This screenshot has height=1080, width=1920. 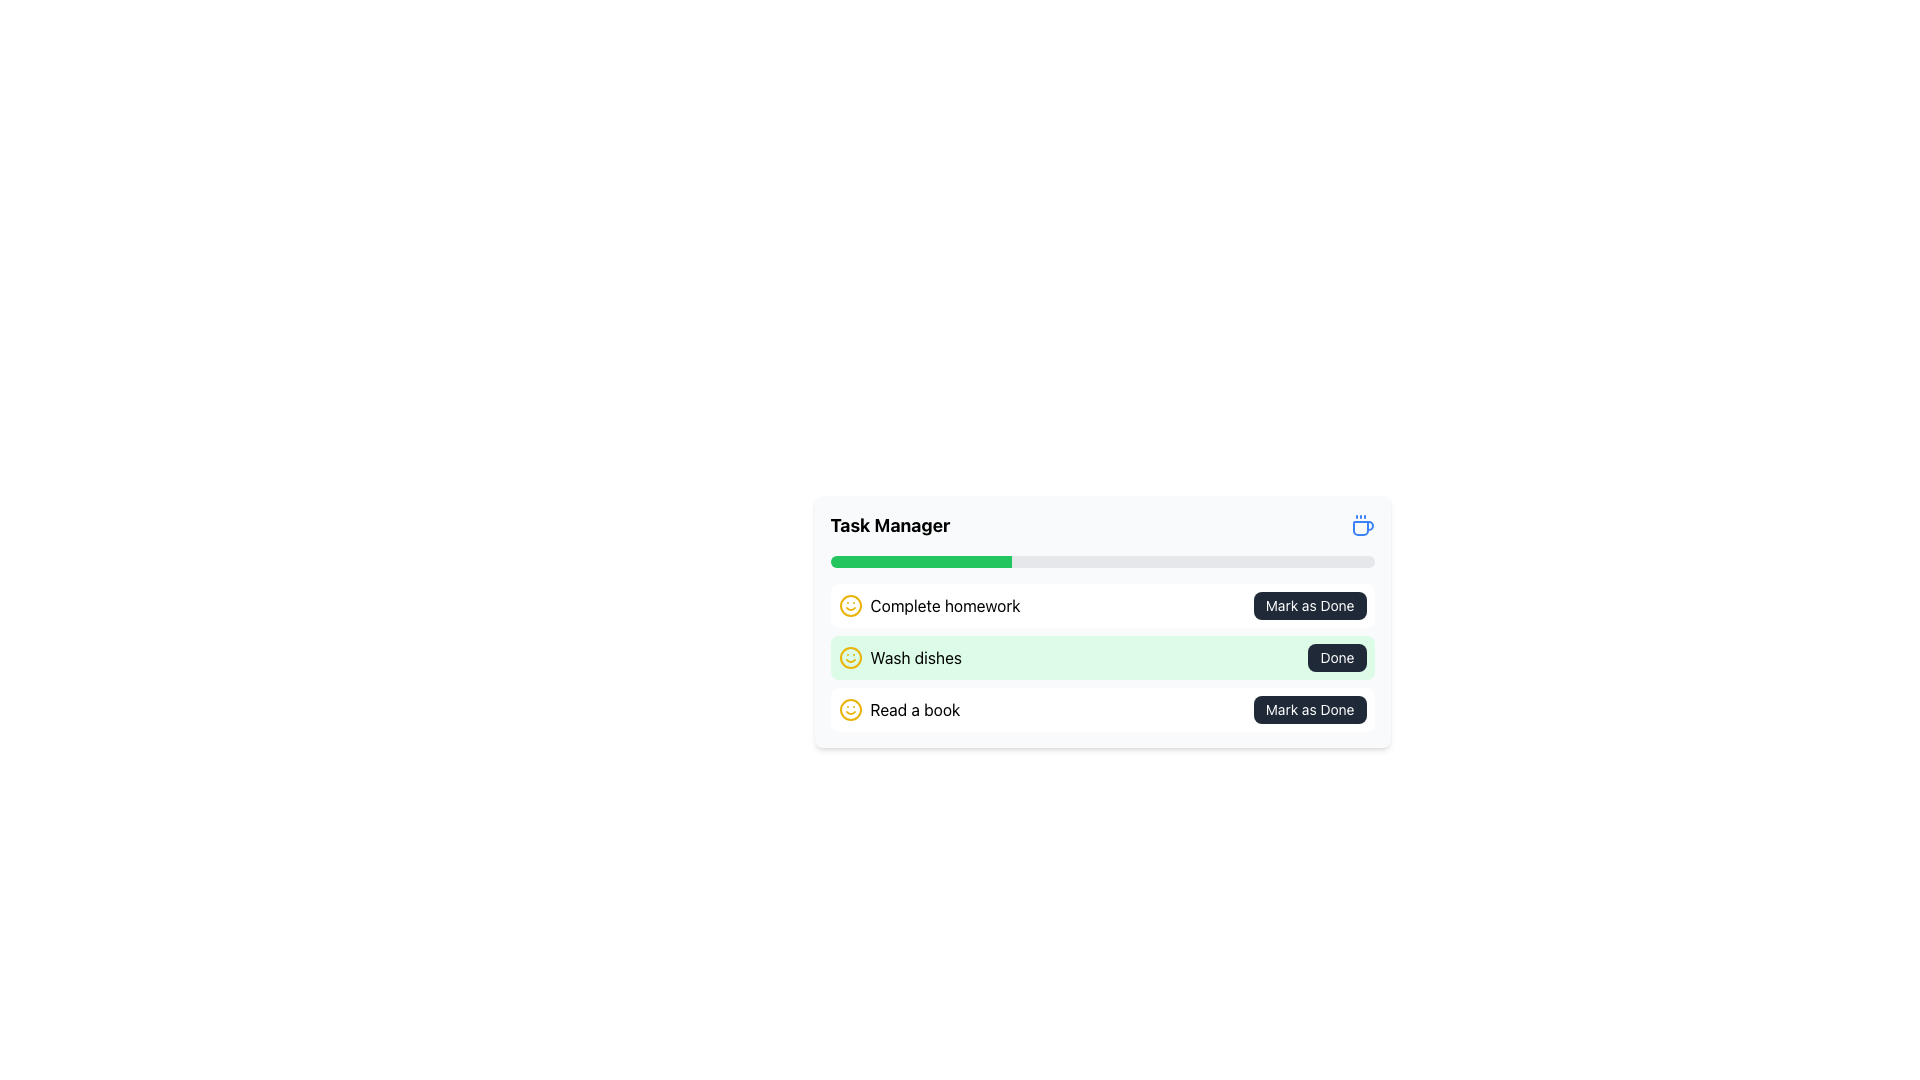 I want to click on the cheerful or neutral sentiment icon representing the task 'Wash dishes', located to the left of the text within the second task item in the Task Manager's list, so click(x=850, y=658).